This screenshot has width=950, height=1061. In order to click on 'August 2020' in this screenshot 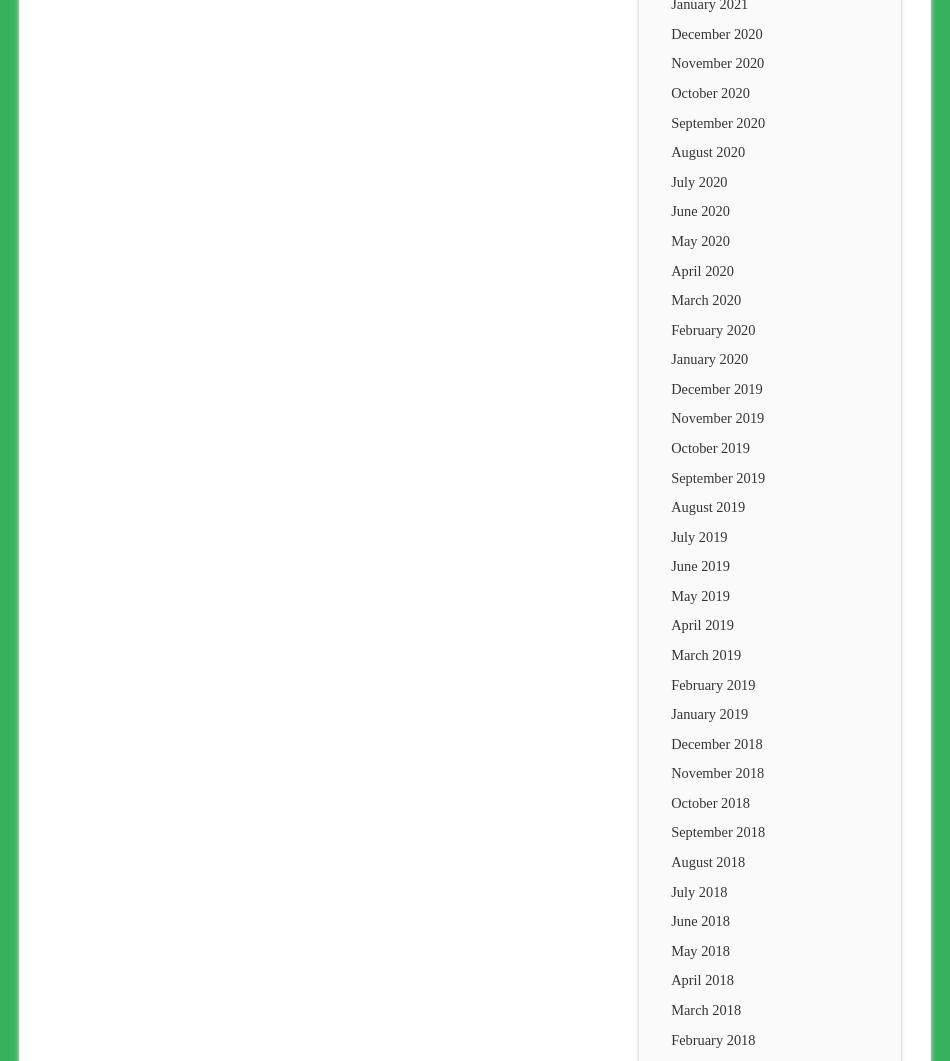, I will do `click(708, 152)`.